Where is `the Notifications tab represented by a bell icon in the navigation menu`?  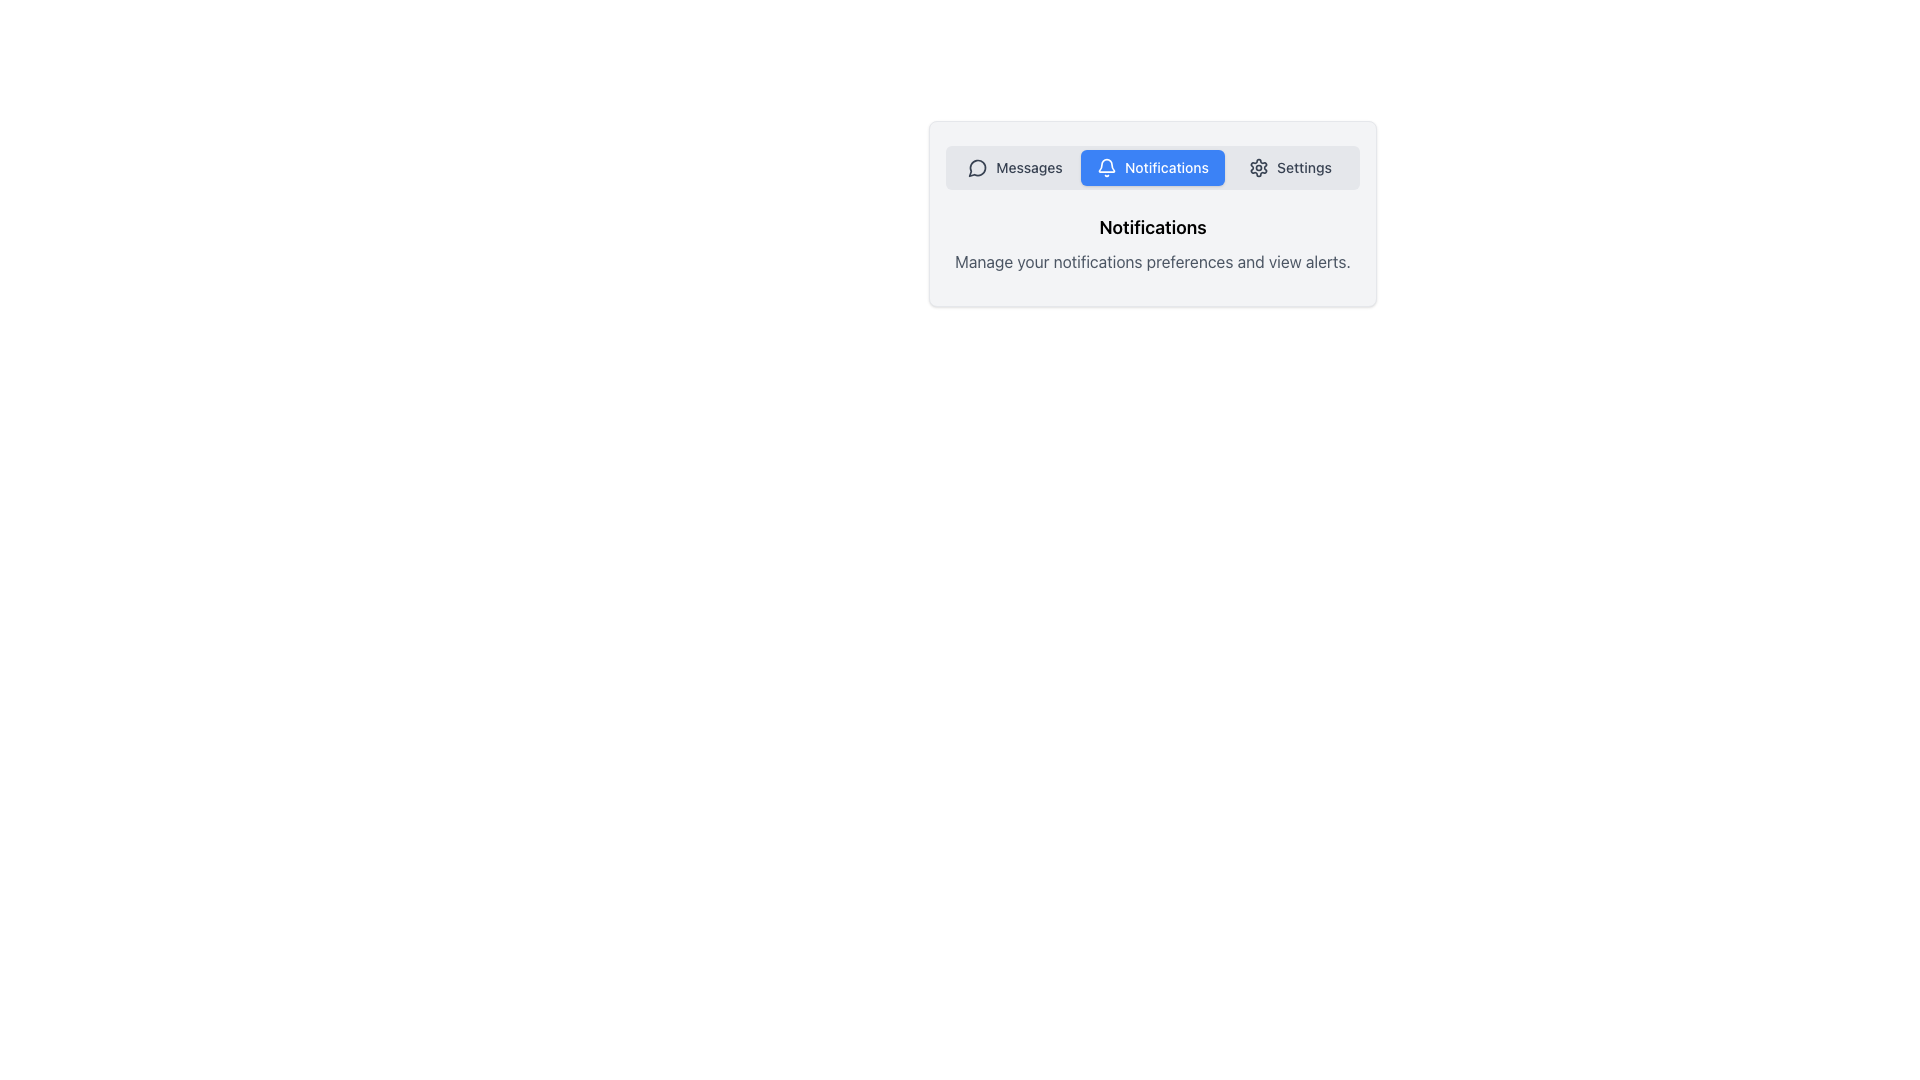 the Notifications tab represented by a bell icon in the navigation menu is located at coordinates (1106, 164).